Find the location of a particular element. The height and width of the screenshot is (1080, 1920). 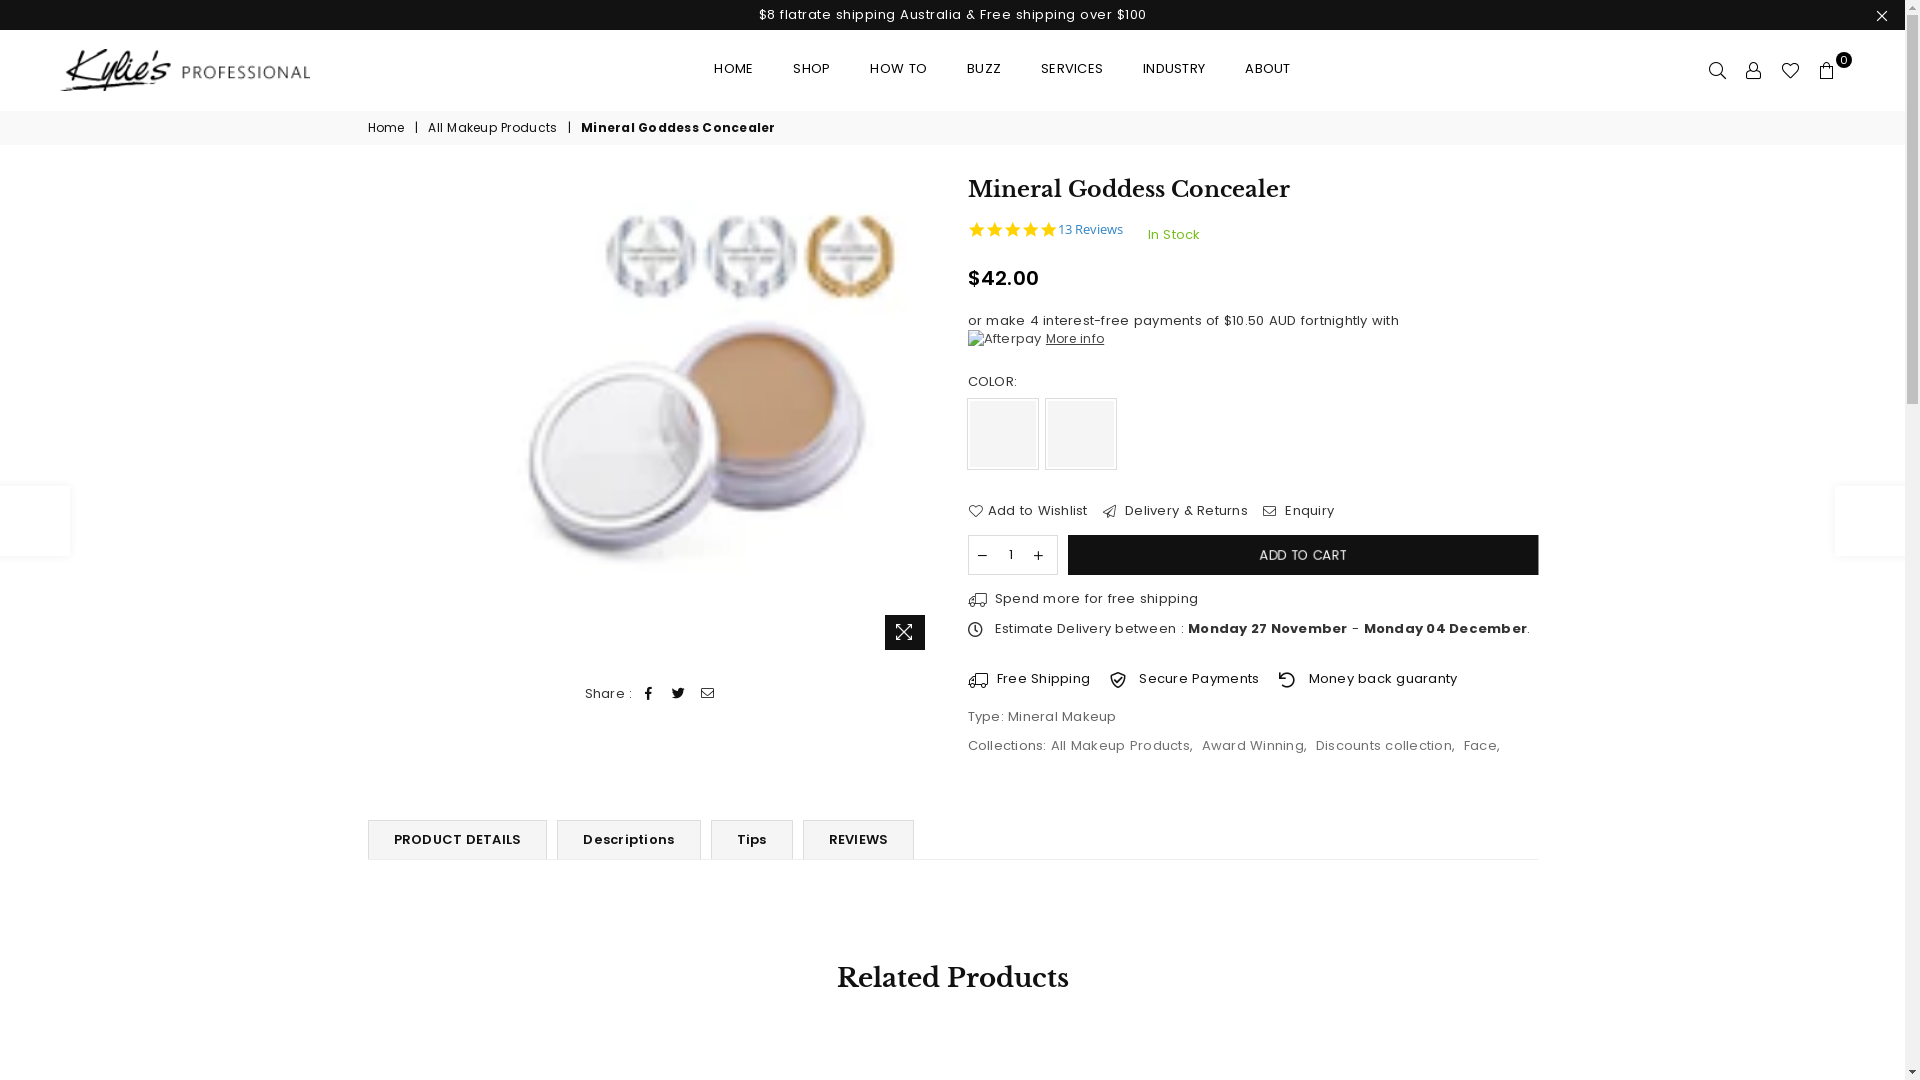

'HOW TO' is located at coordinates (897, 68).